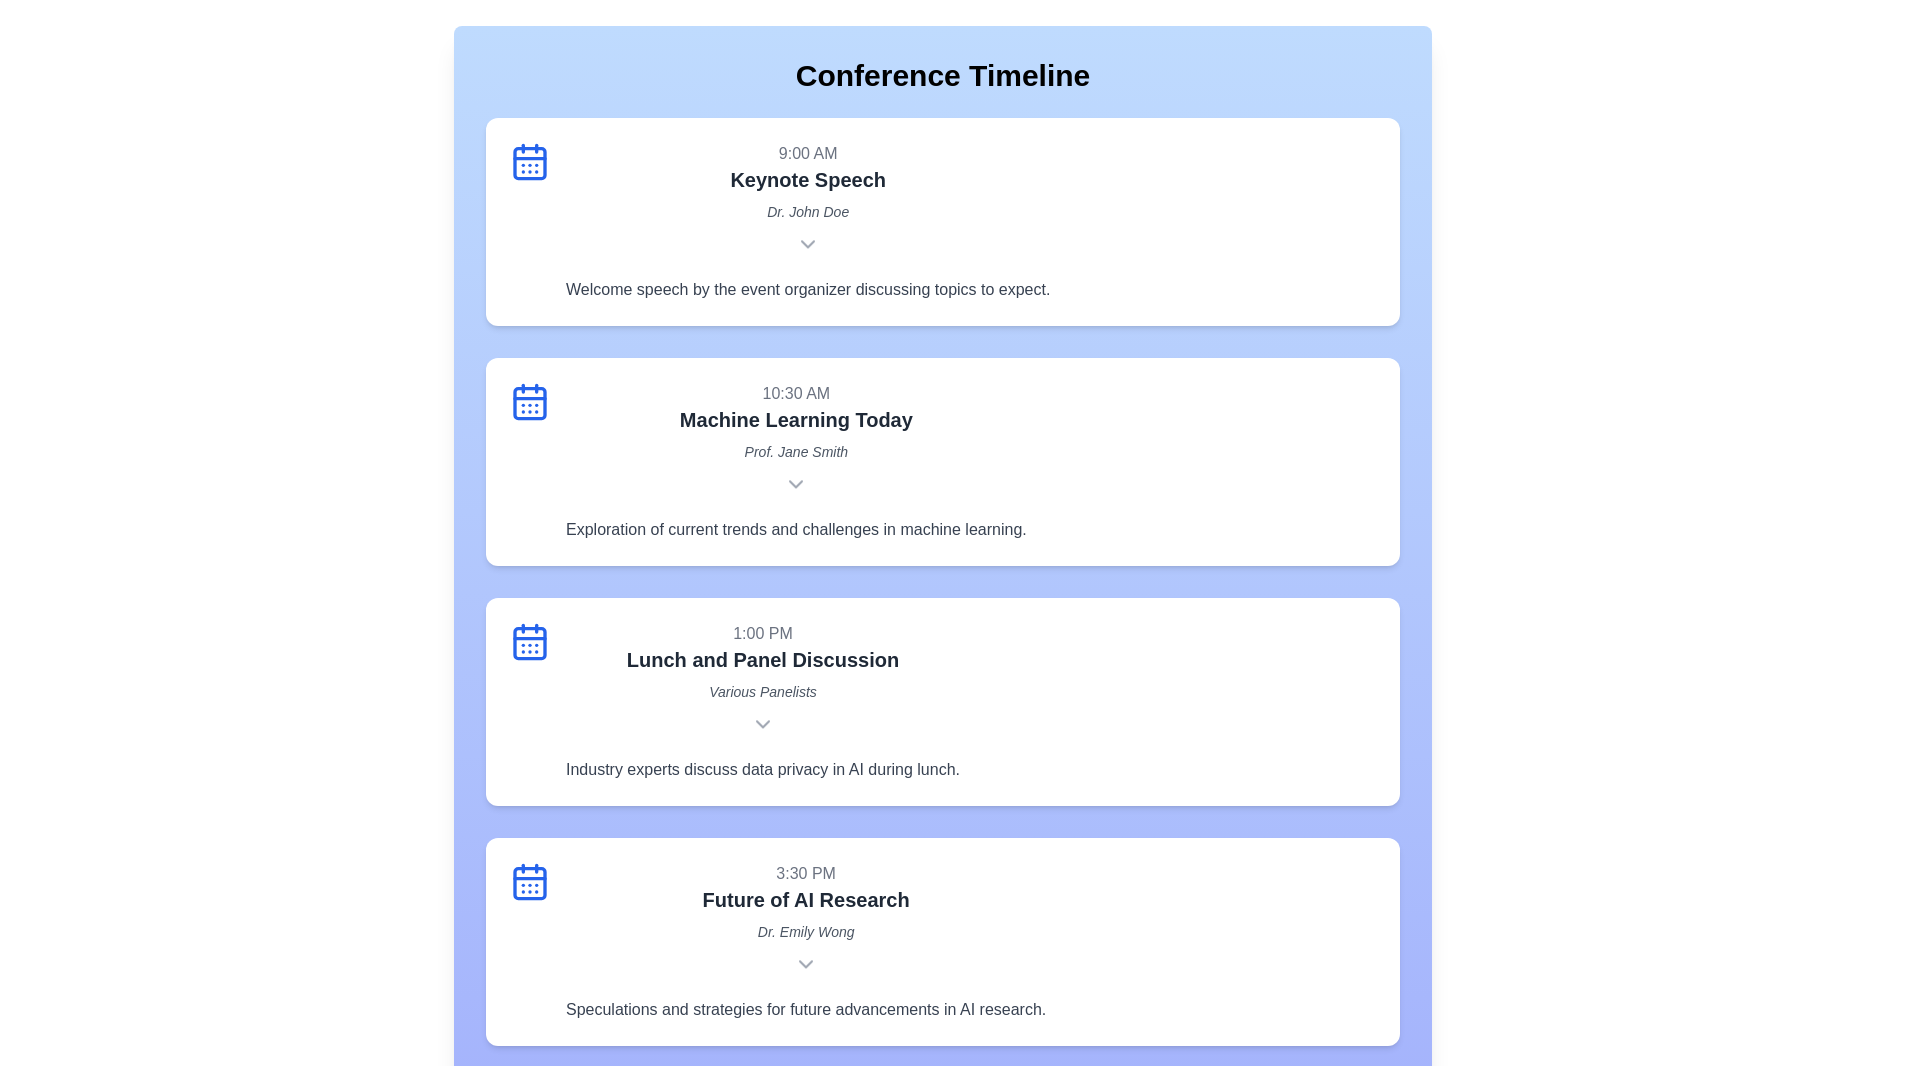 The width and height of the screenshot is (1920, 1080). I want to click on the rectangular background shape with rounded corners that is part of the calendar icon located in the top-left corner of the 'Keynote Speech' card in the 'Conference Timeline' interface, so click(529, 161).